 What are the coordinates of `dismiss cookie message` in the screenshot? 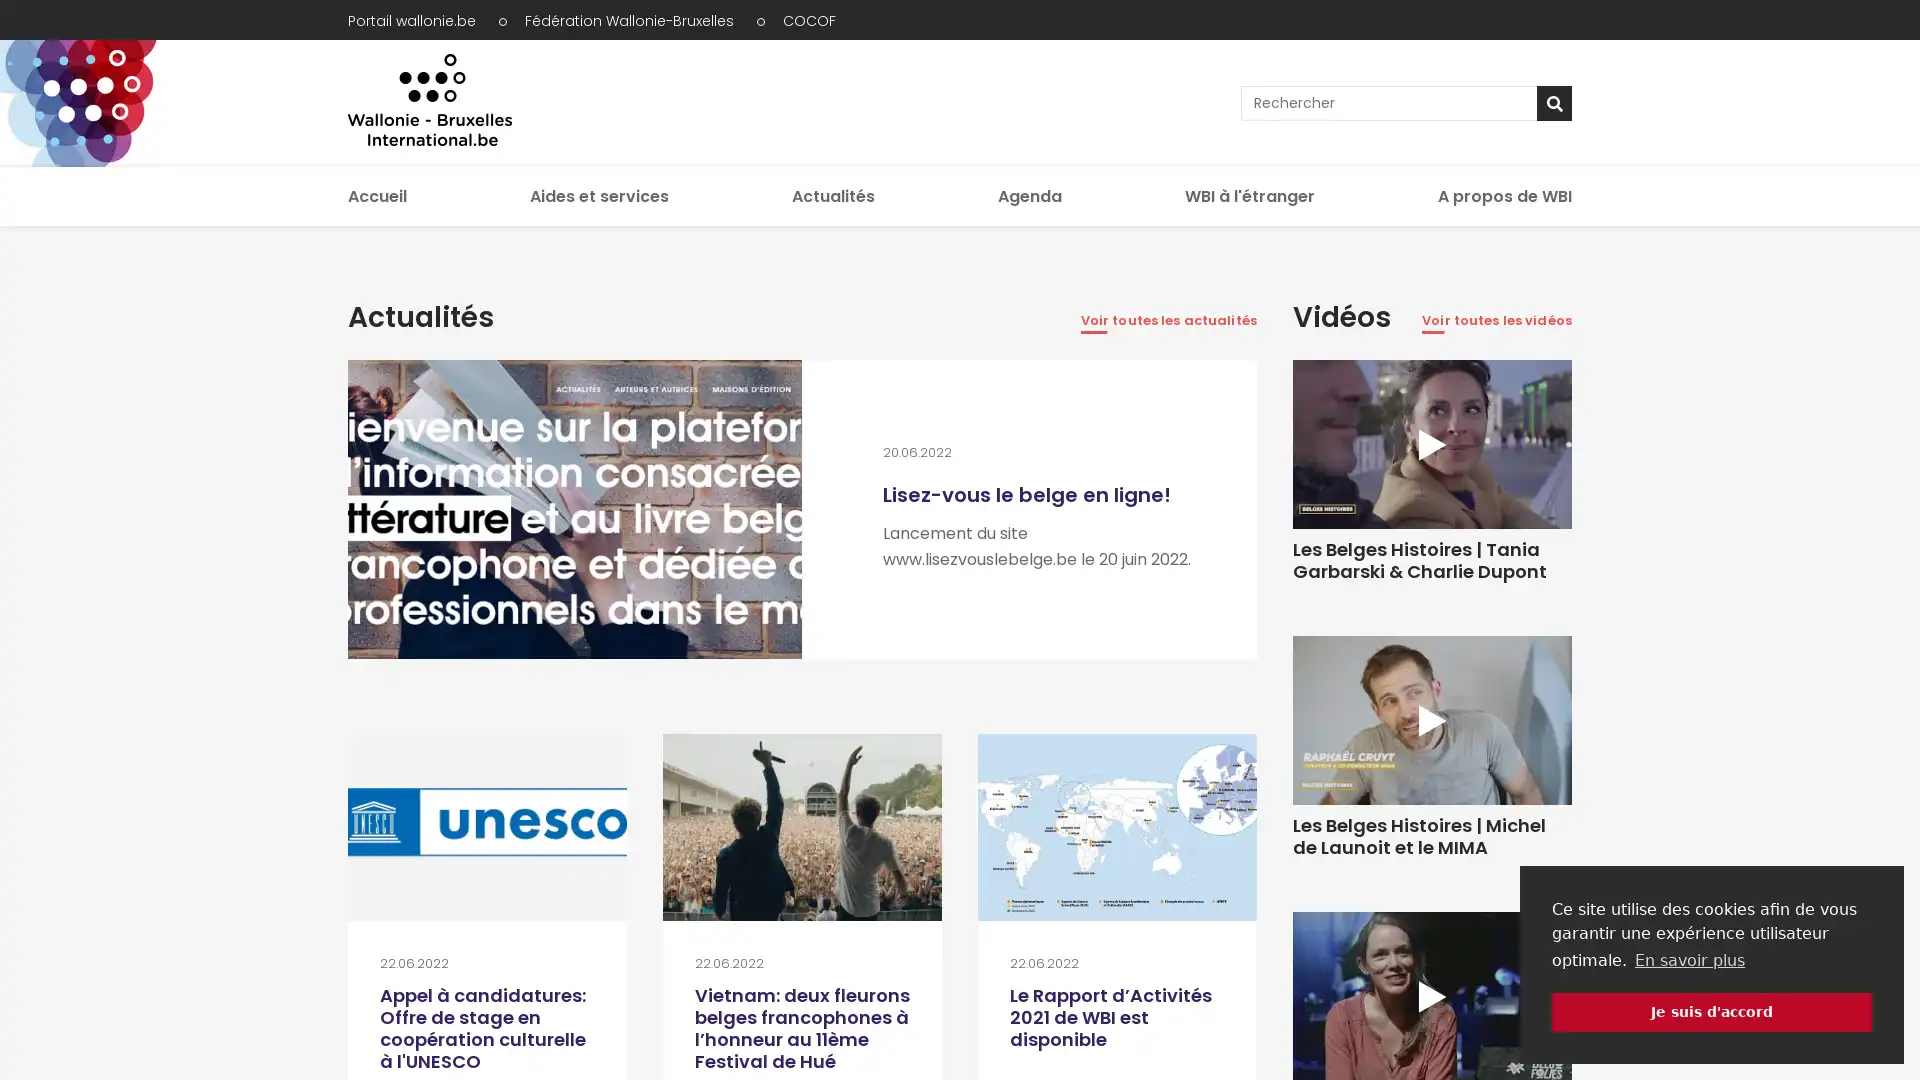 It's located at (1711, 1011).